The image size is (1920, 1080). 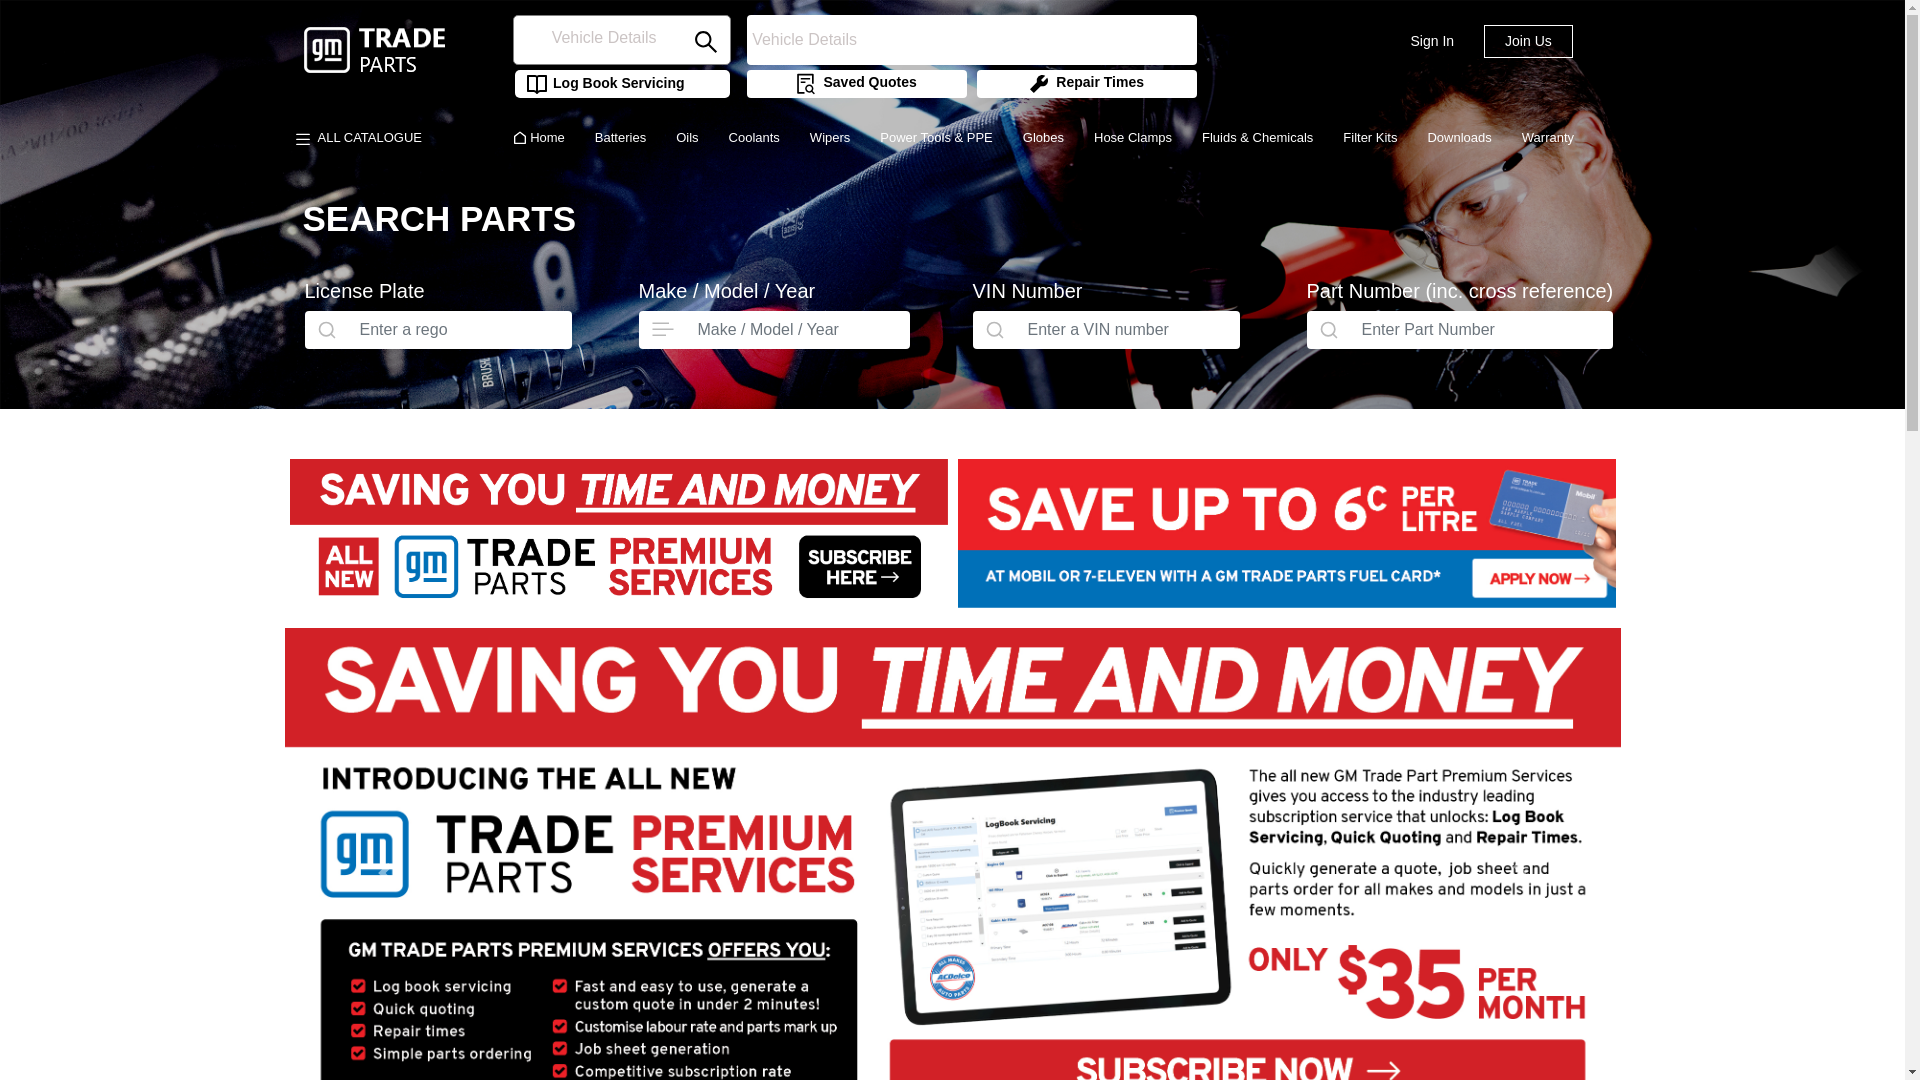 I want to click on 'Join Us', so click(x=1527, y=41).